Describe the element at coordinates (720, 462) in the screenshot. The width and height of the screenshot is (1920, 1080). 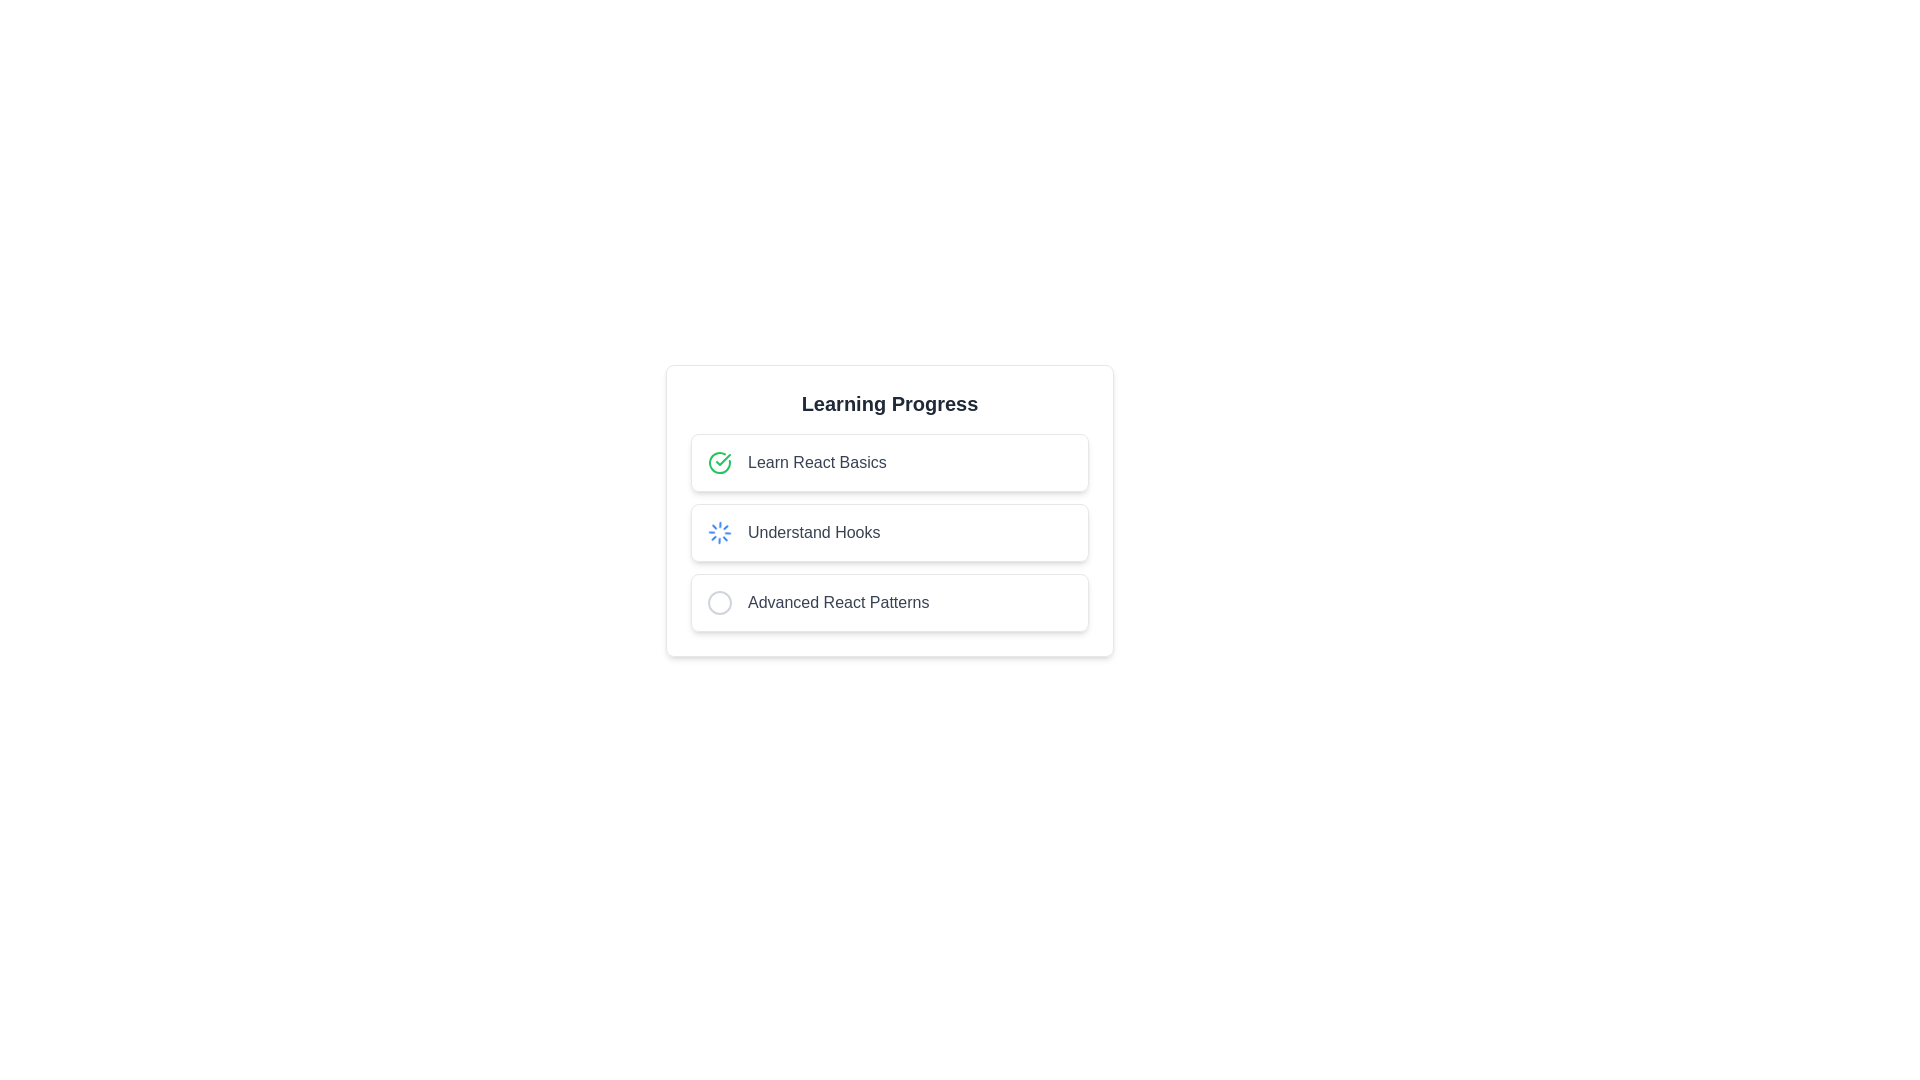
I see `the circular green icon with a checkmark indicating completion, located to the far left of the 'Learn React Basics' text in the 'Learning Progress' section` at that location.